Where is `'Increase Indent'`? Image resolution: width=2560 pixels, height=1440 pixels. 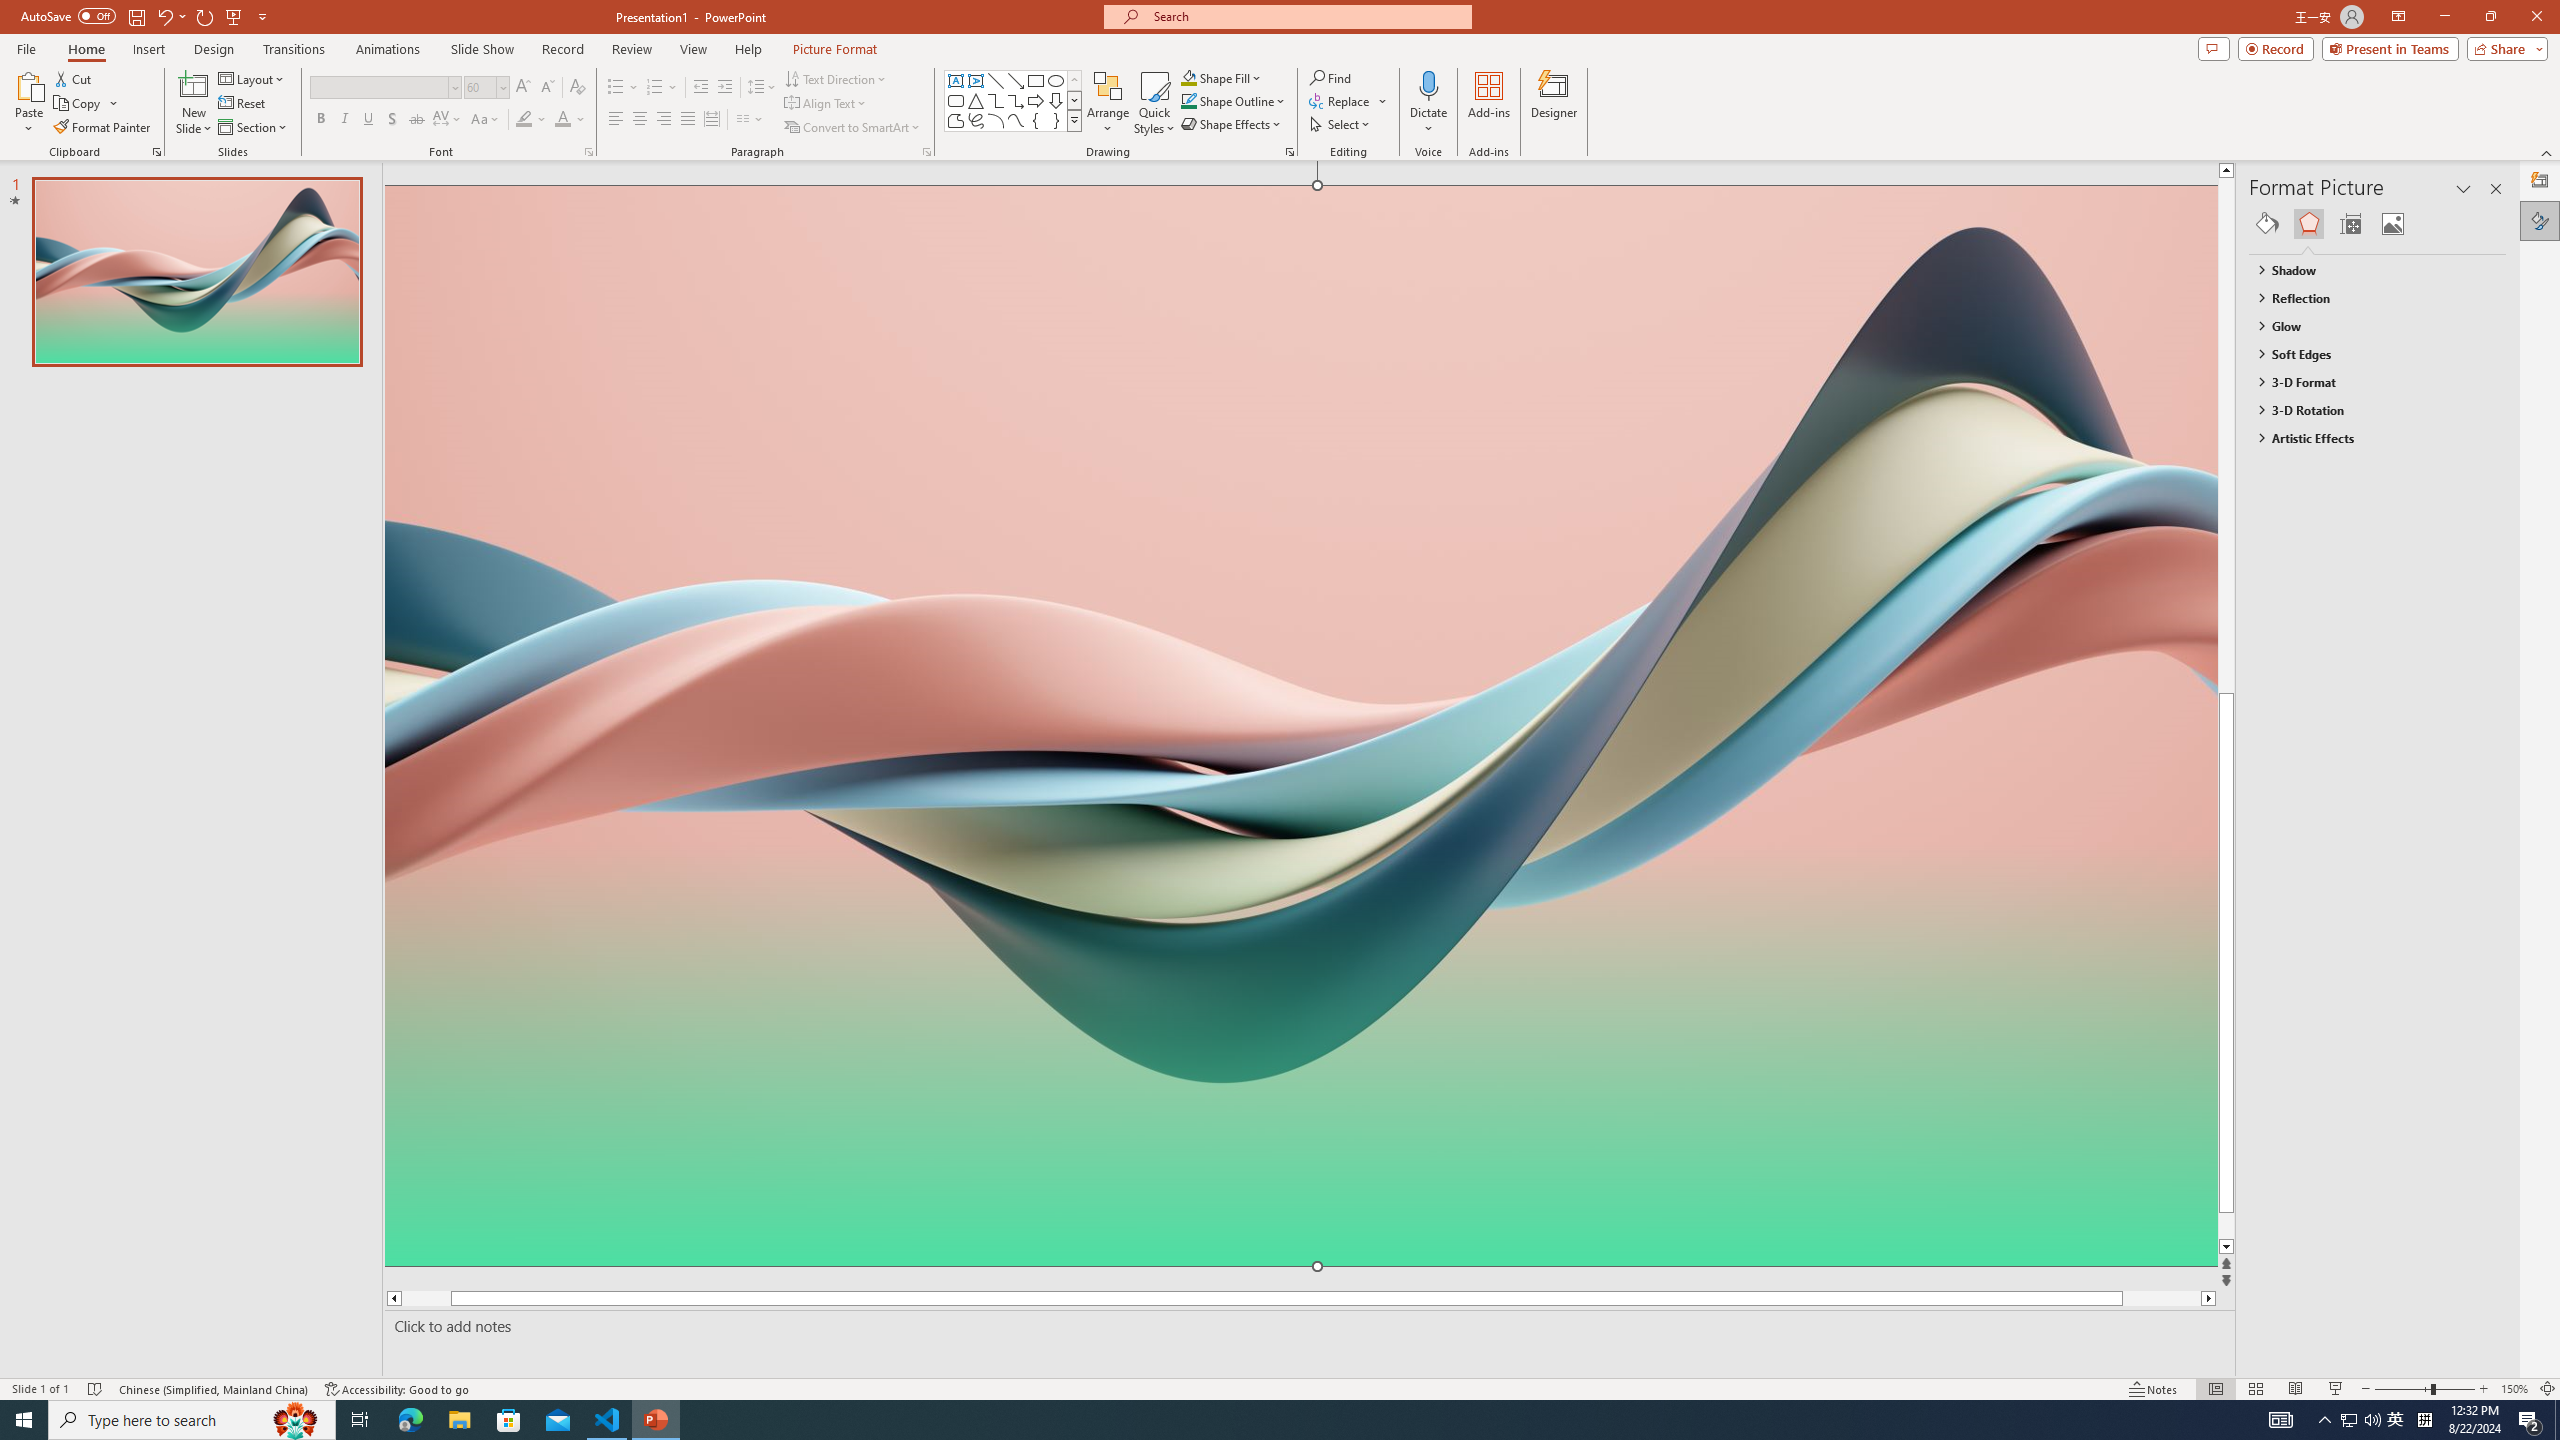 'Increase Indent' is located at coordinates (725, 87).